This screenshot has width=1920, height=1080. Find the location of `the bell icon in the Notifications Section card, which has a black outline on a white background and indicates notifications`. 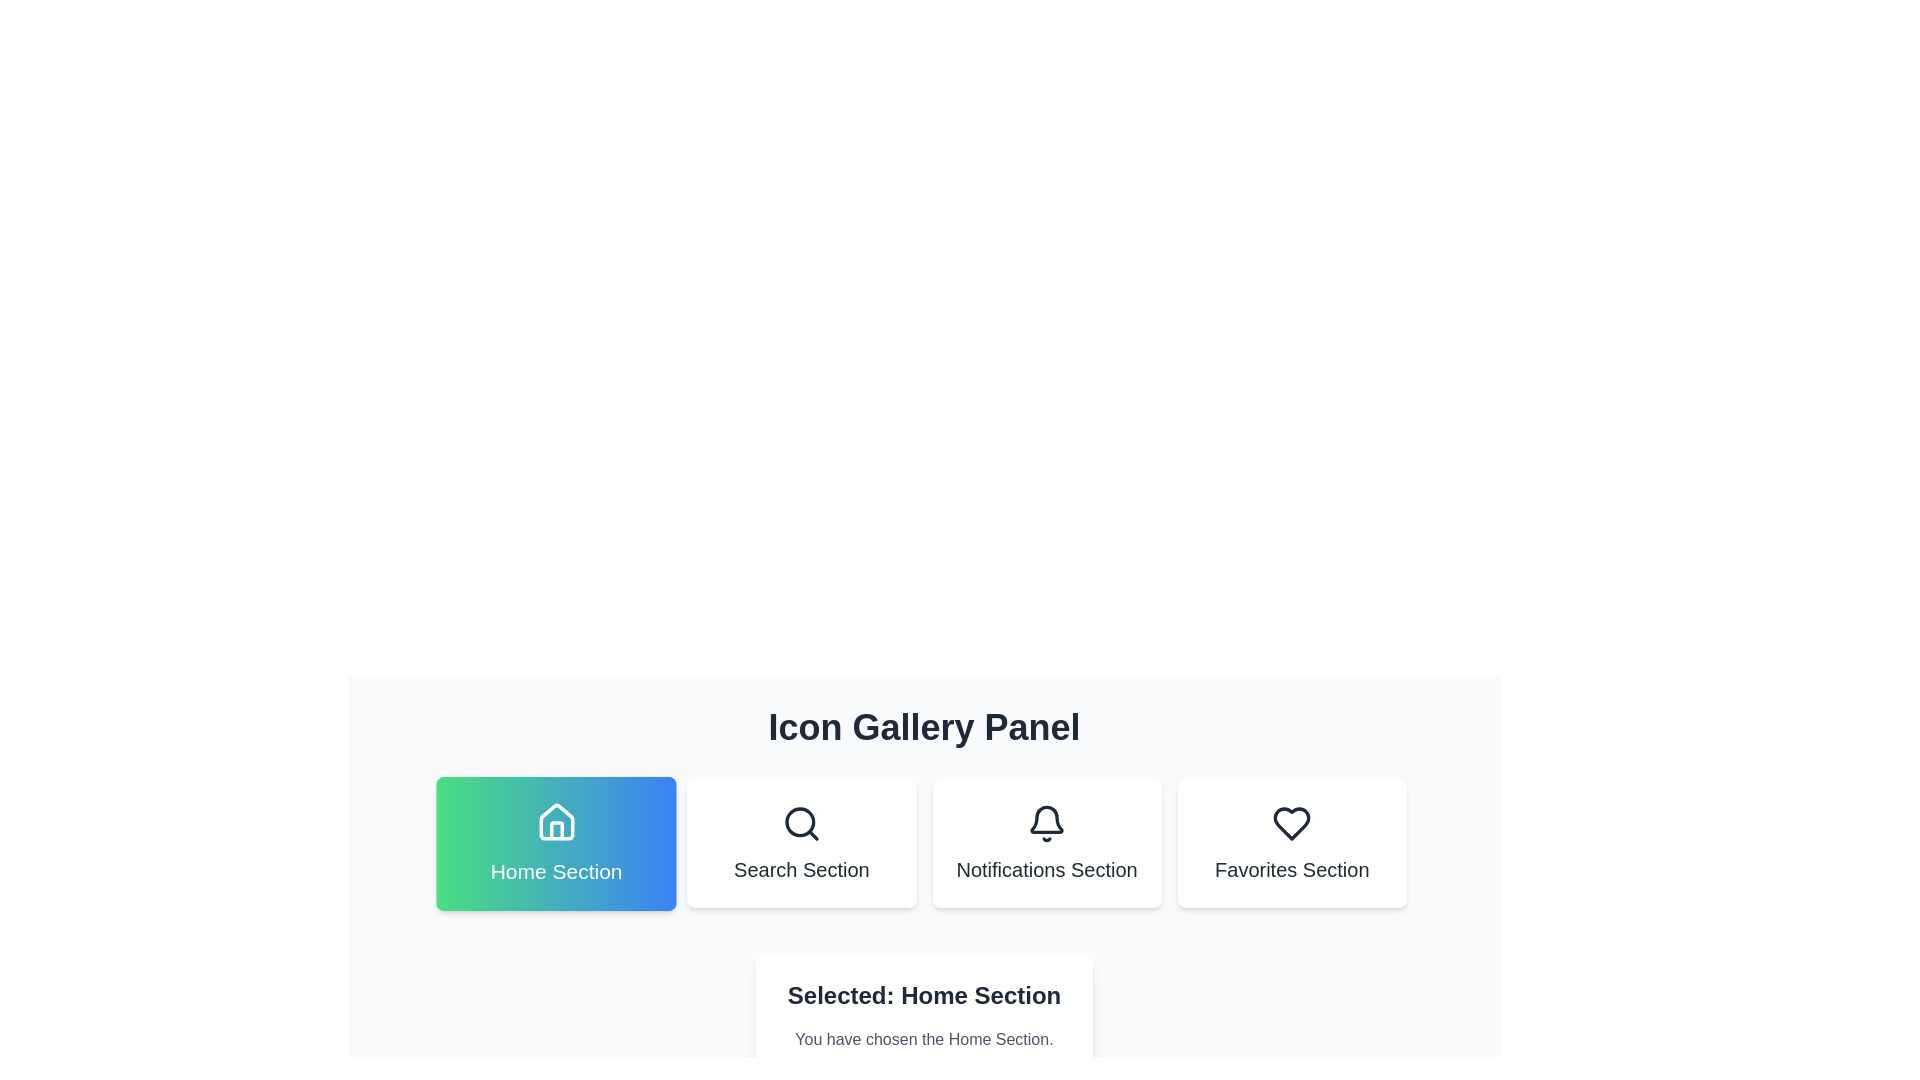

the bell icon in the Notifications Section card, which has a black outline on a white background and indicates notifications is located at coordinates (1046, 824).